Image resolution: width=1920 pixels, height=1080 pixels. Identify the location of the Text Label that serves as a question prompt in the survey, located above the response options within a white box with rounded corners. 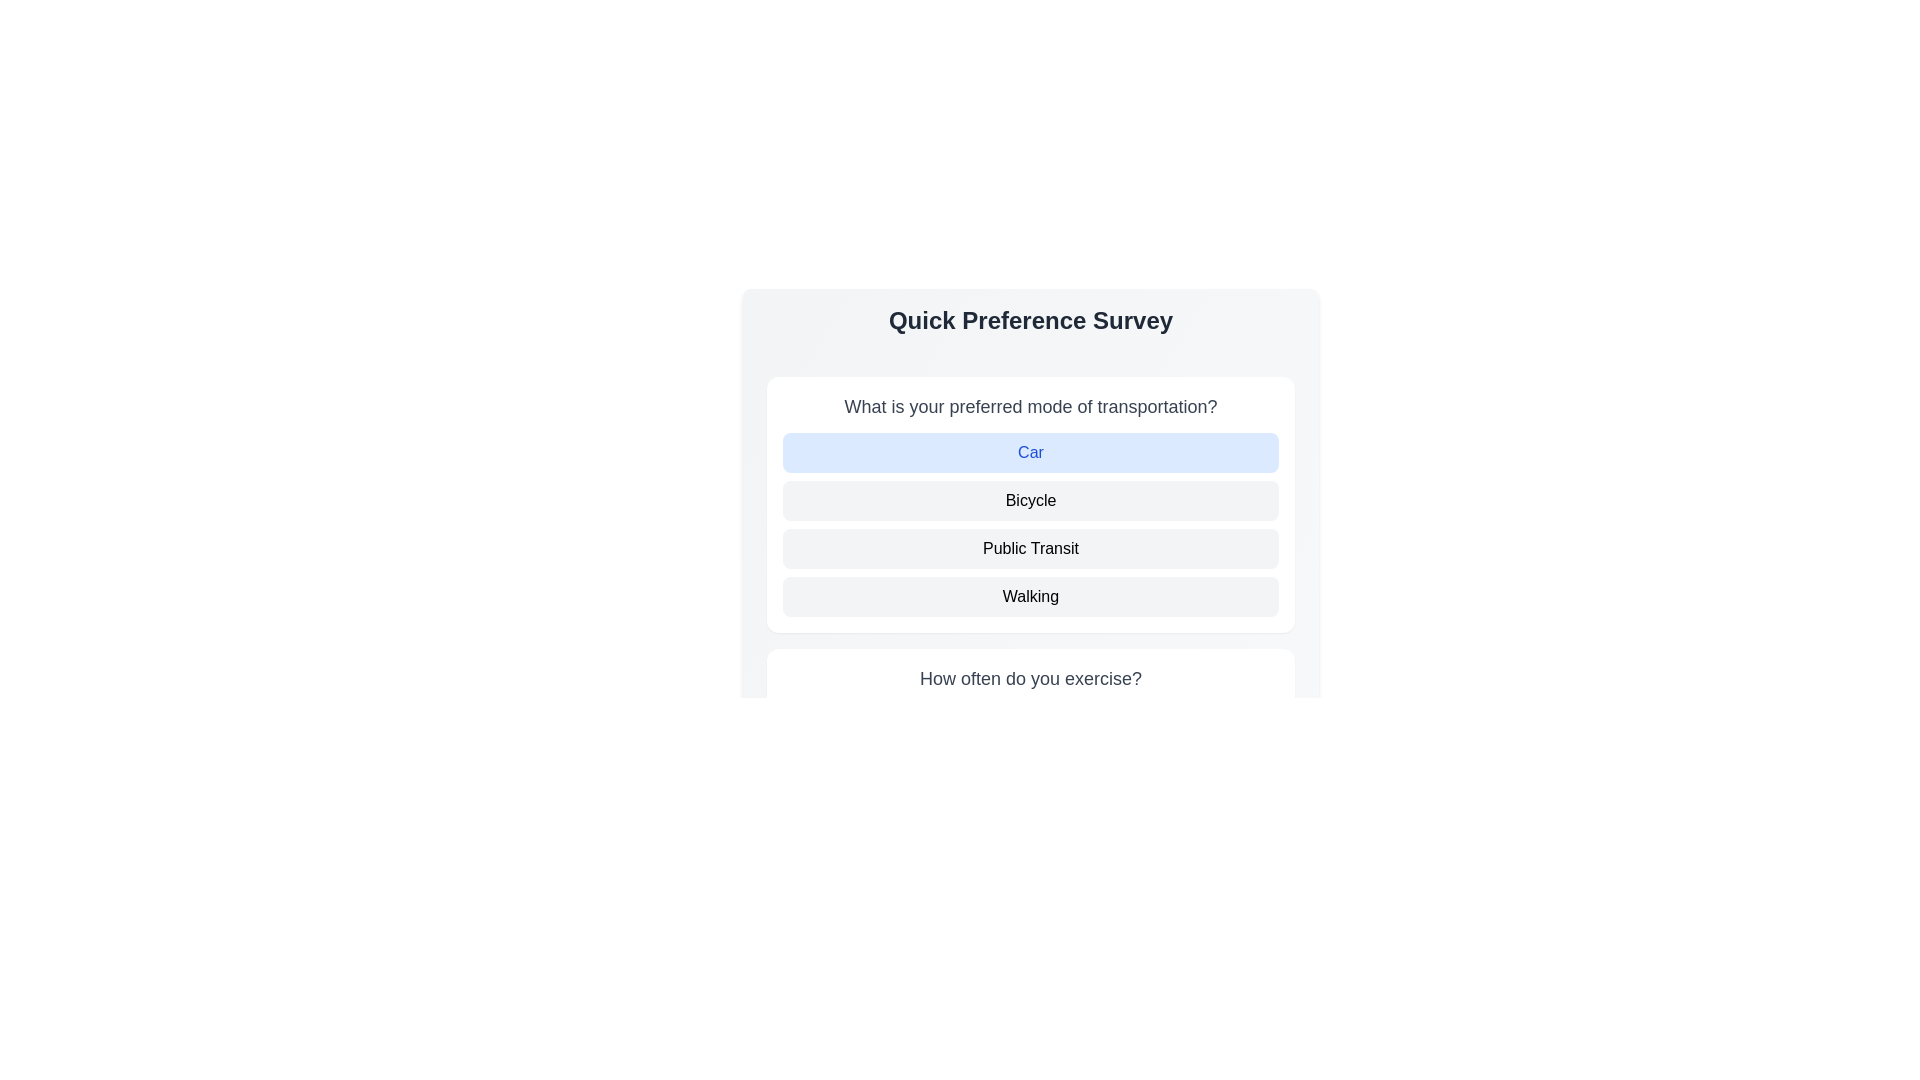
(1031, 677).